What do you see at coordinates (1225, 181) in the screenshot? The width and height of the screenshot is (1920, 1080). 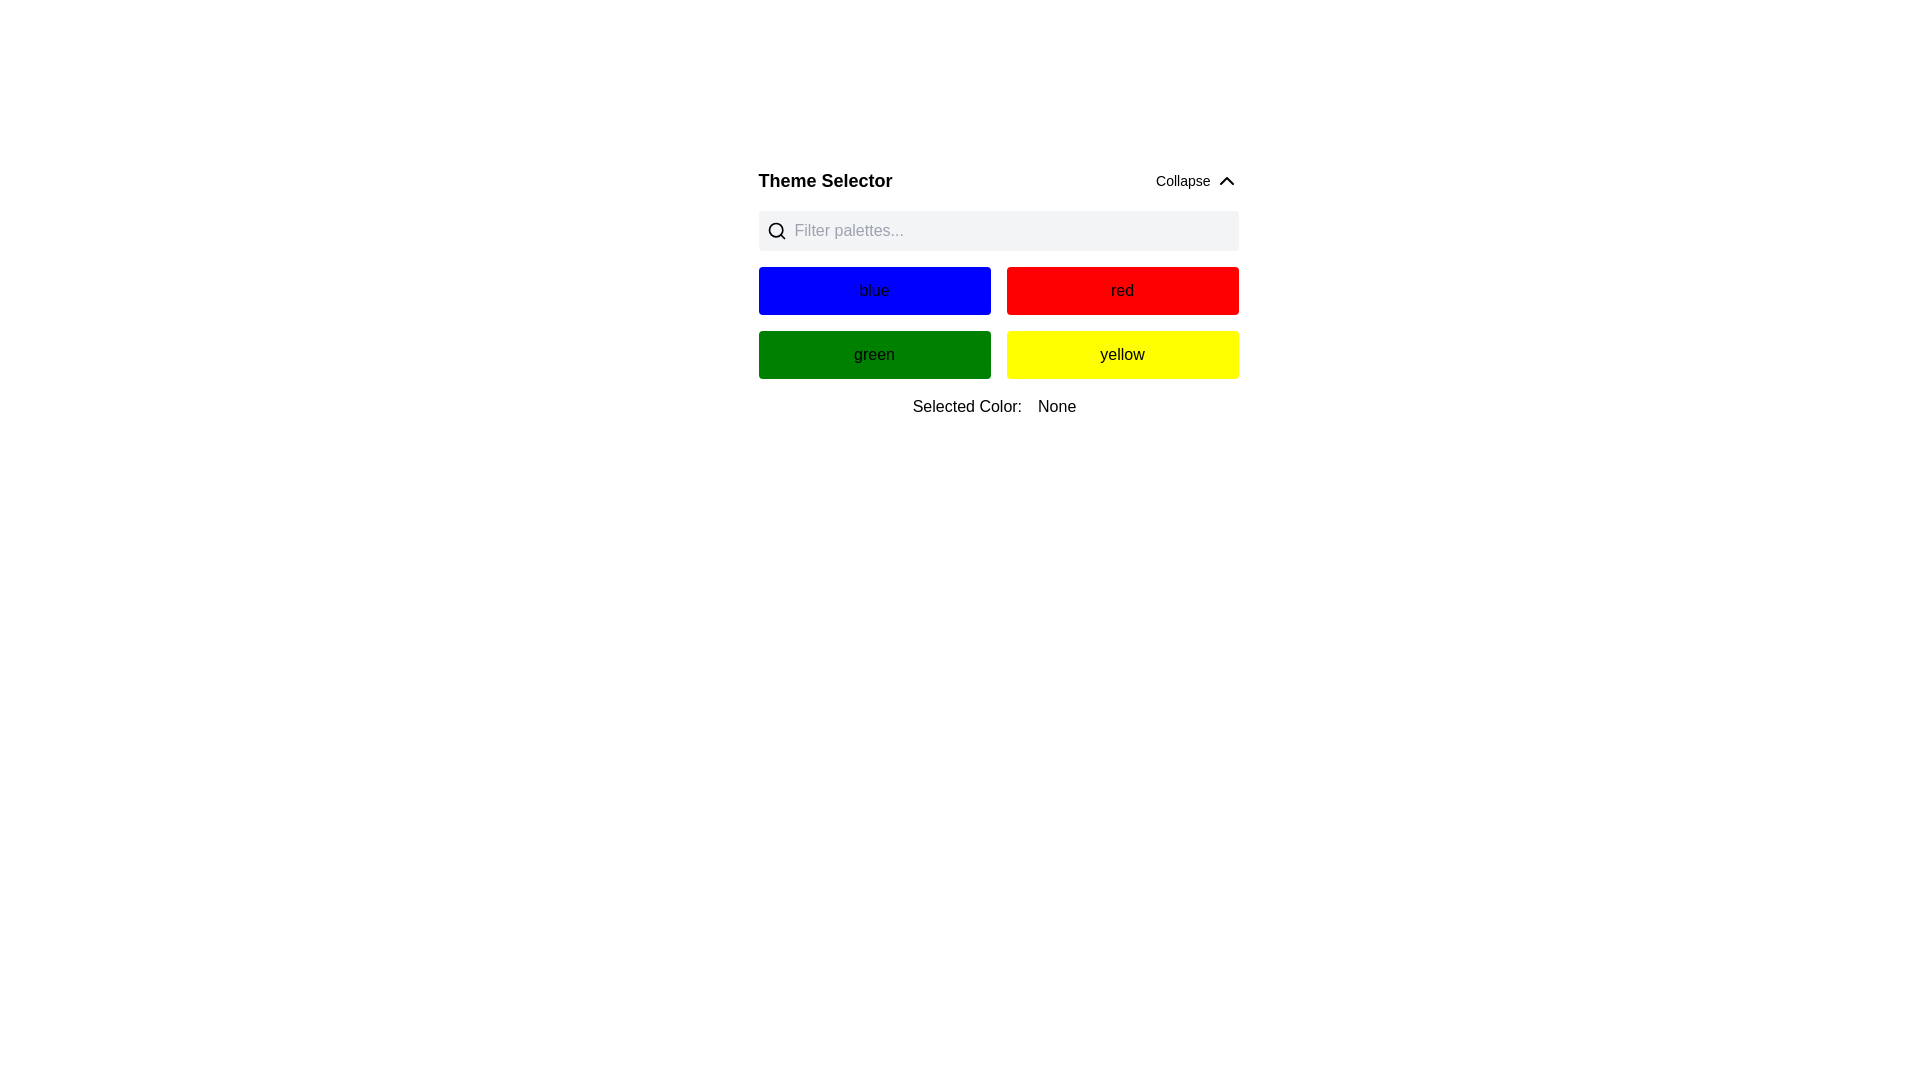 I see `the small chevron-shaped icon pointing upwards, located directly to the right of the text 'Collapse' in the header area` at bounding box center [1225, 181].